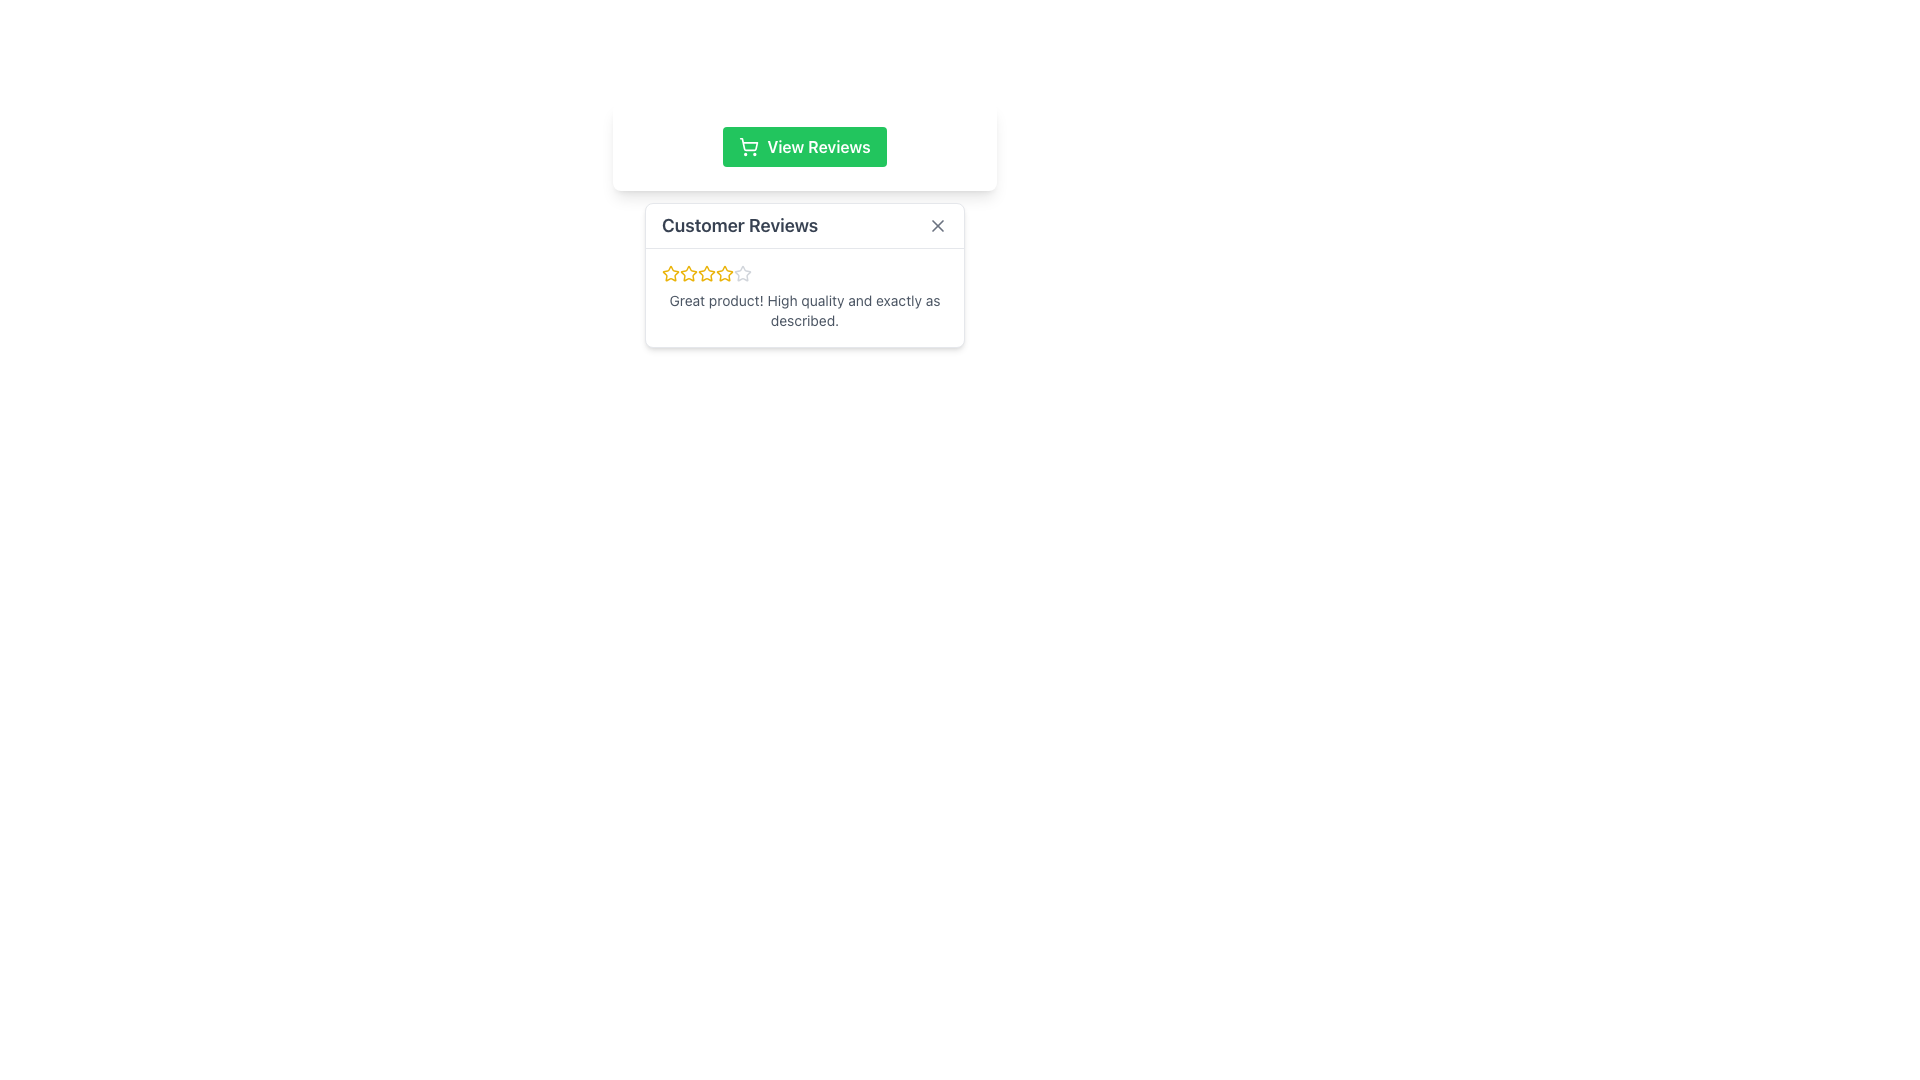 This screenshot has height=1080, width=1920. Describe the element at coordinates (805, 311) in the screenshot. I see `text content of the review block that states 'Great product! High quality and exactly as described.' which is positioned directly underneath the rating stars in the customer review section` at that location.